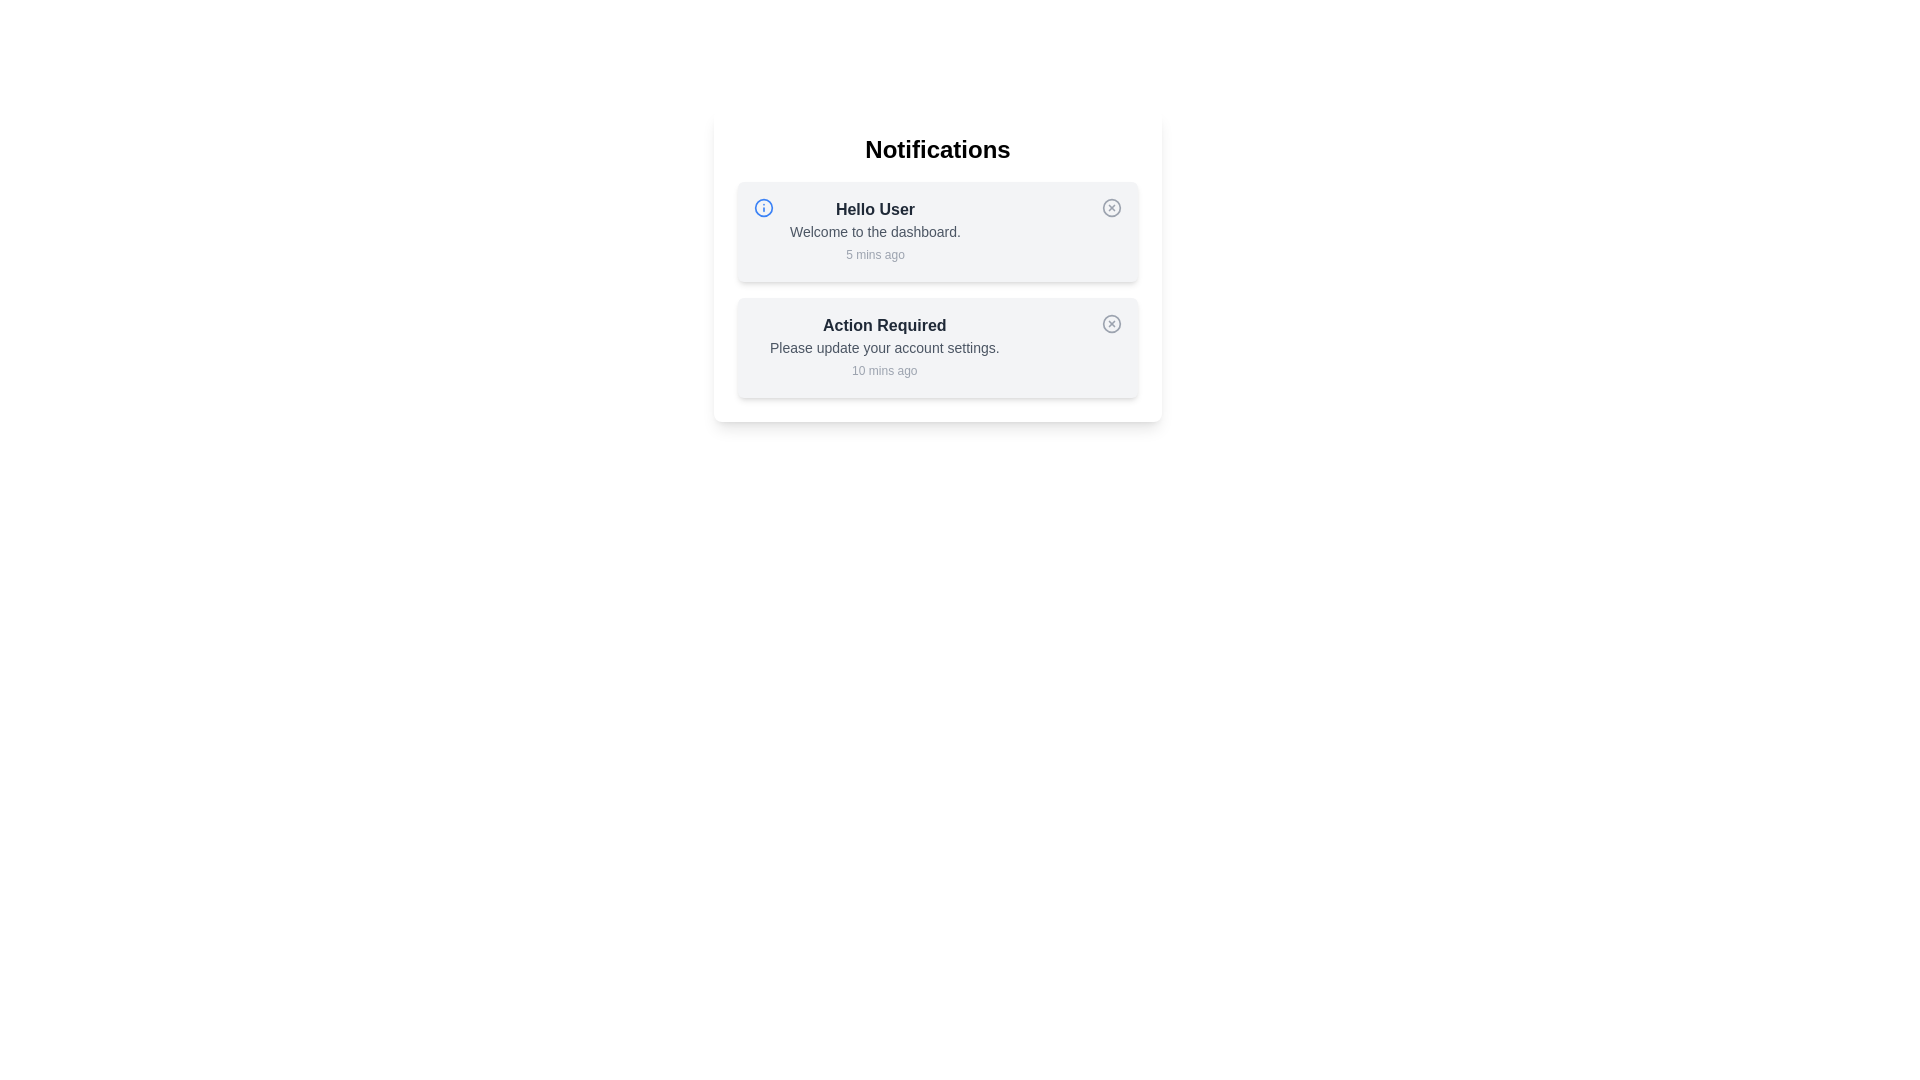  I want to click on the circular dismissal button marked with an 'X', so click(1111, 208).